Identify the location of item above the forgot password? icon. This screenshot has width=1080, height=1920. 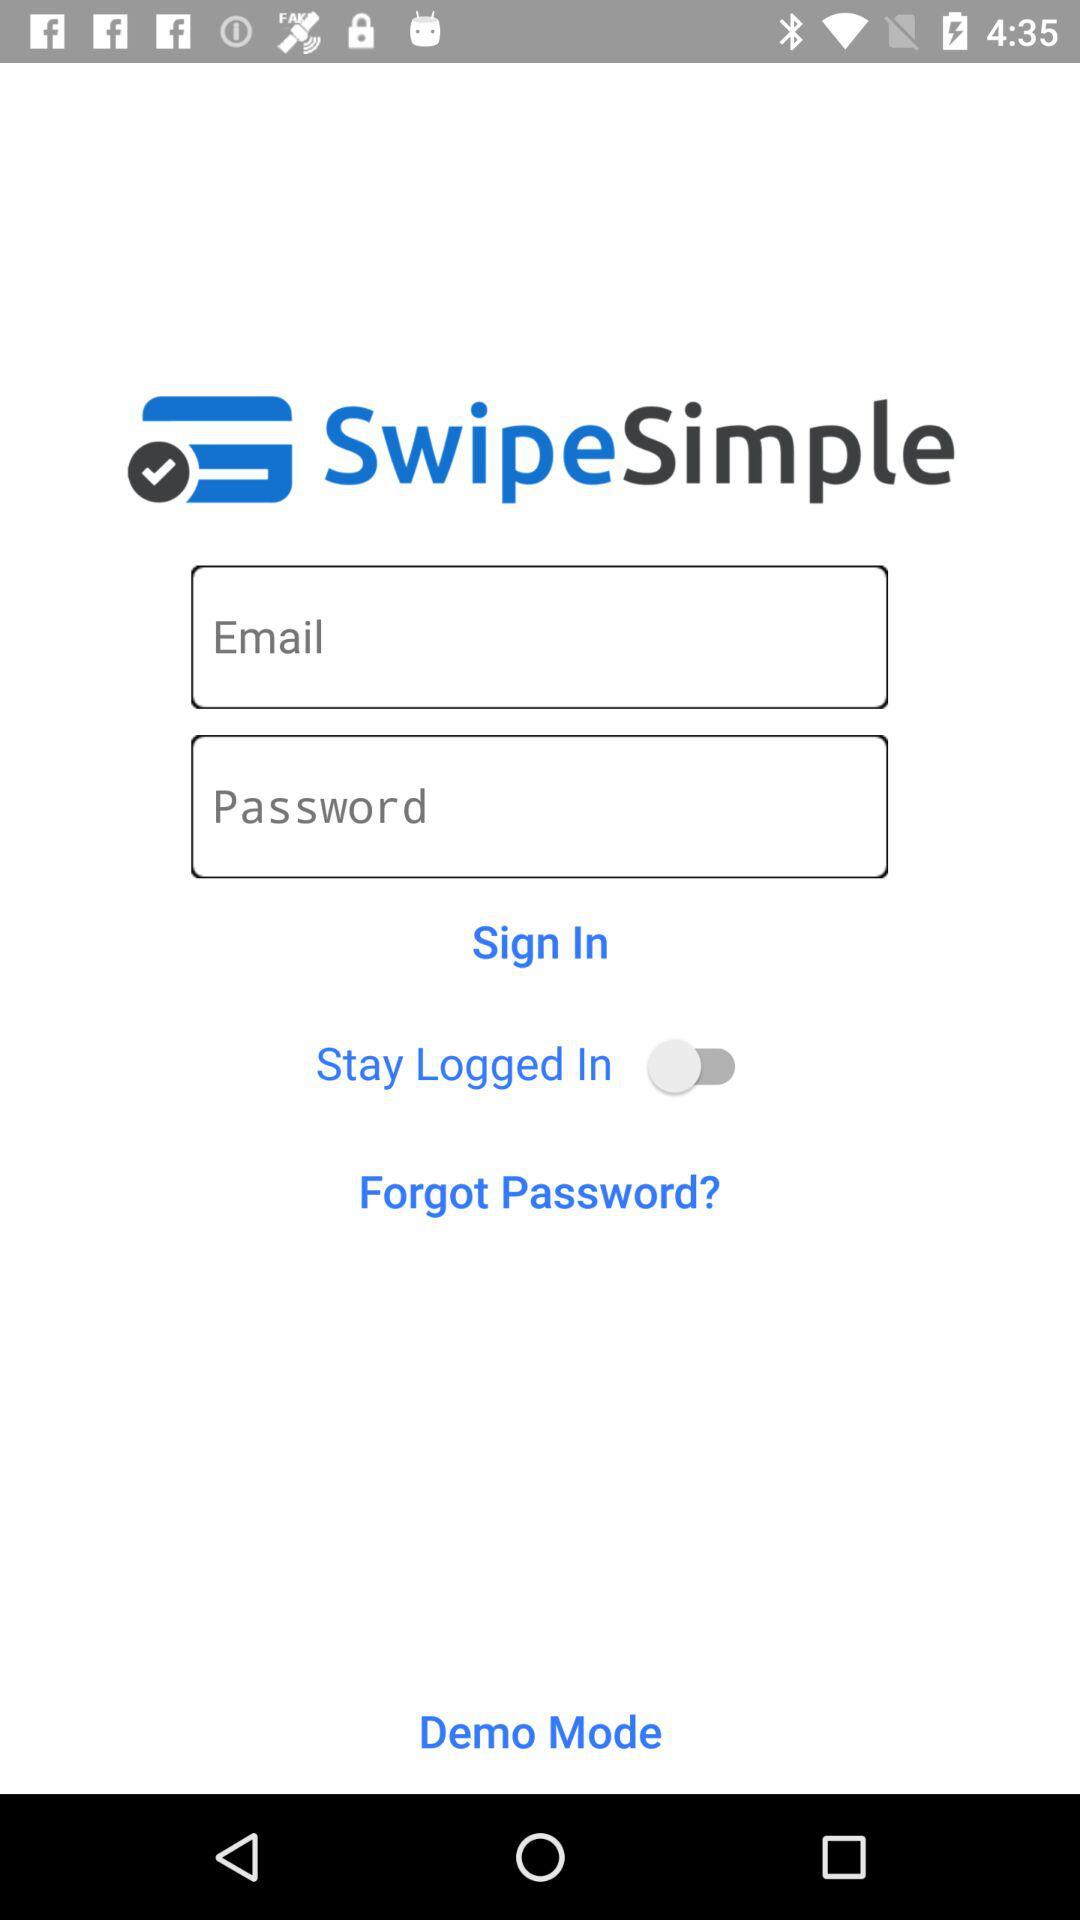
(700, 1065).